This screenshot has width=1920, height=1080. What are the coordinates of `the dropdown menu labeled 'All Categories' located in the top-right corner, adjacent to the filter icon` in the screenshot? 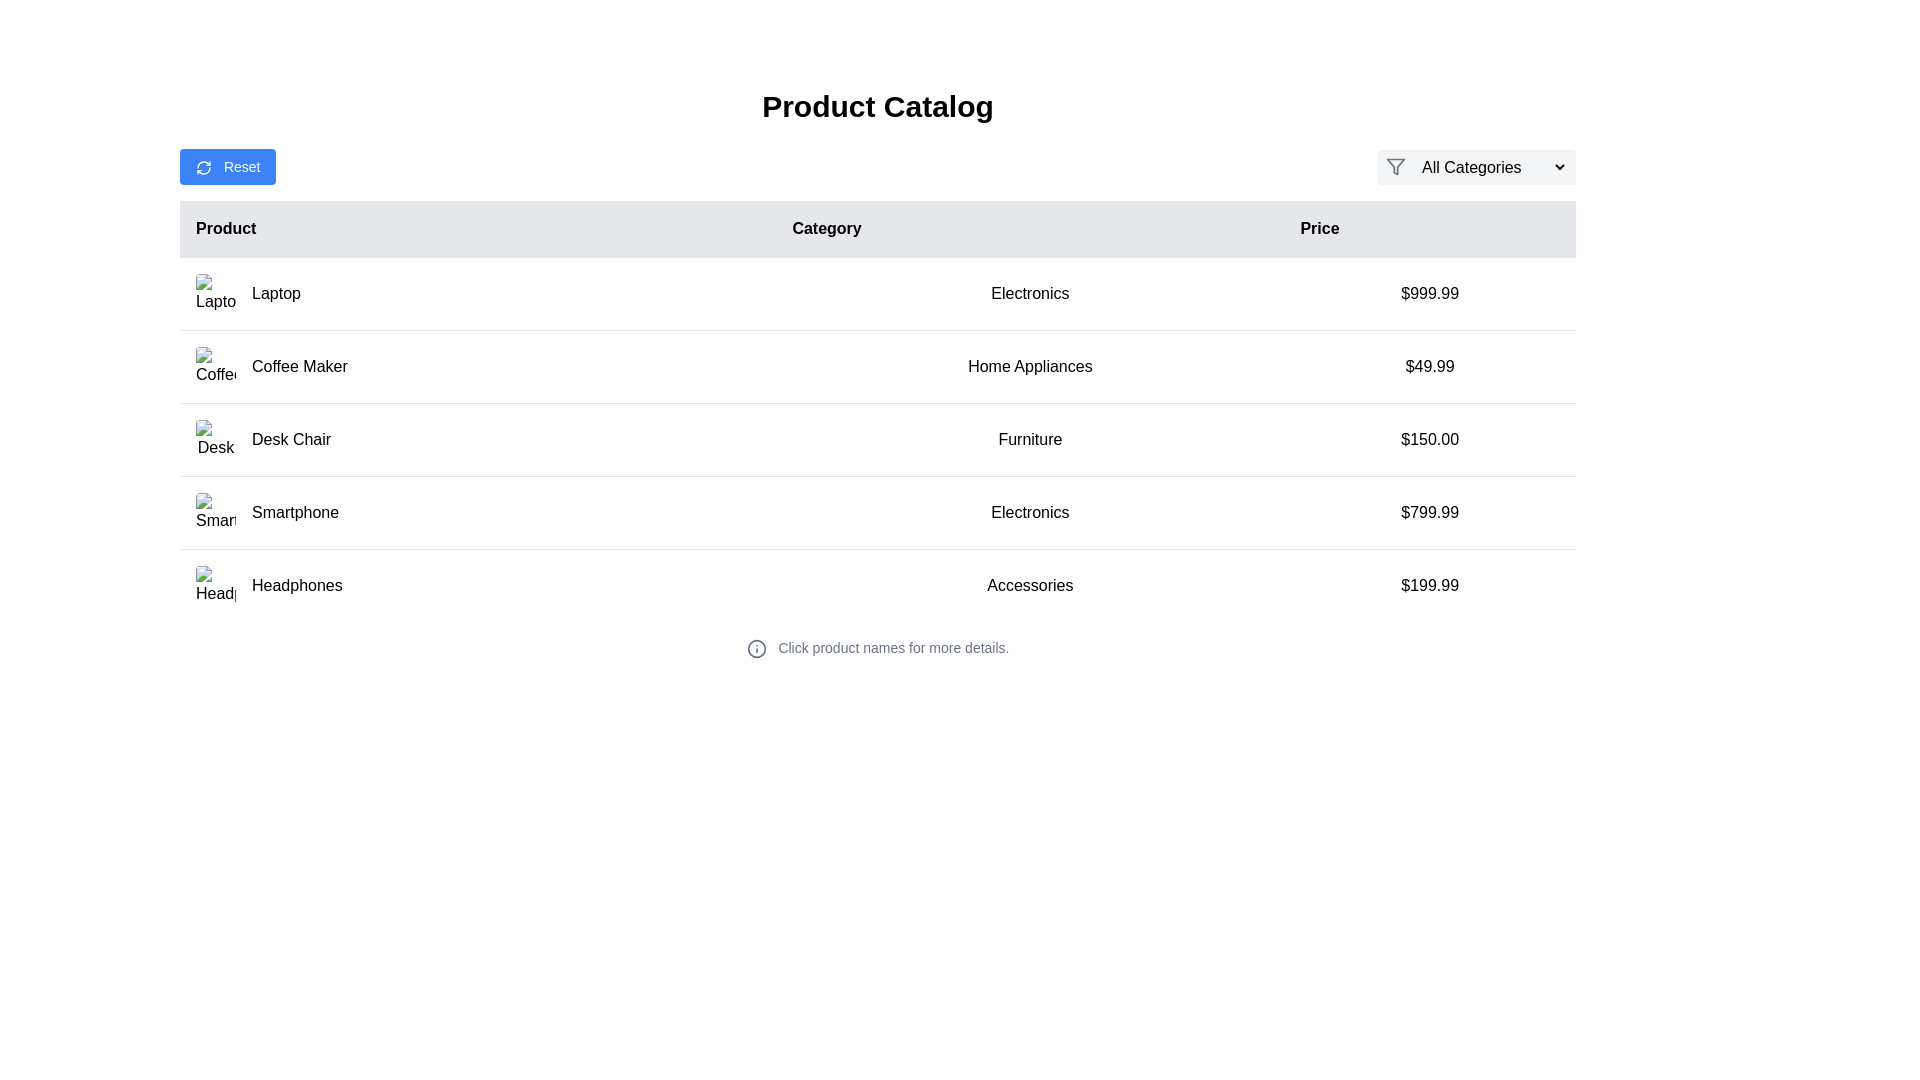 It's located at (1491, 165).